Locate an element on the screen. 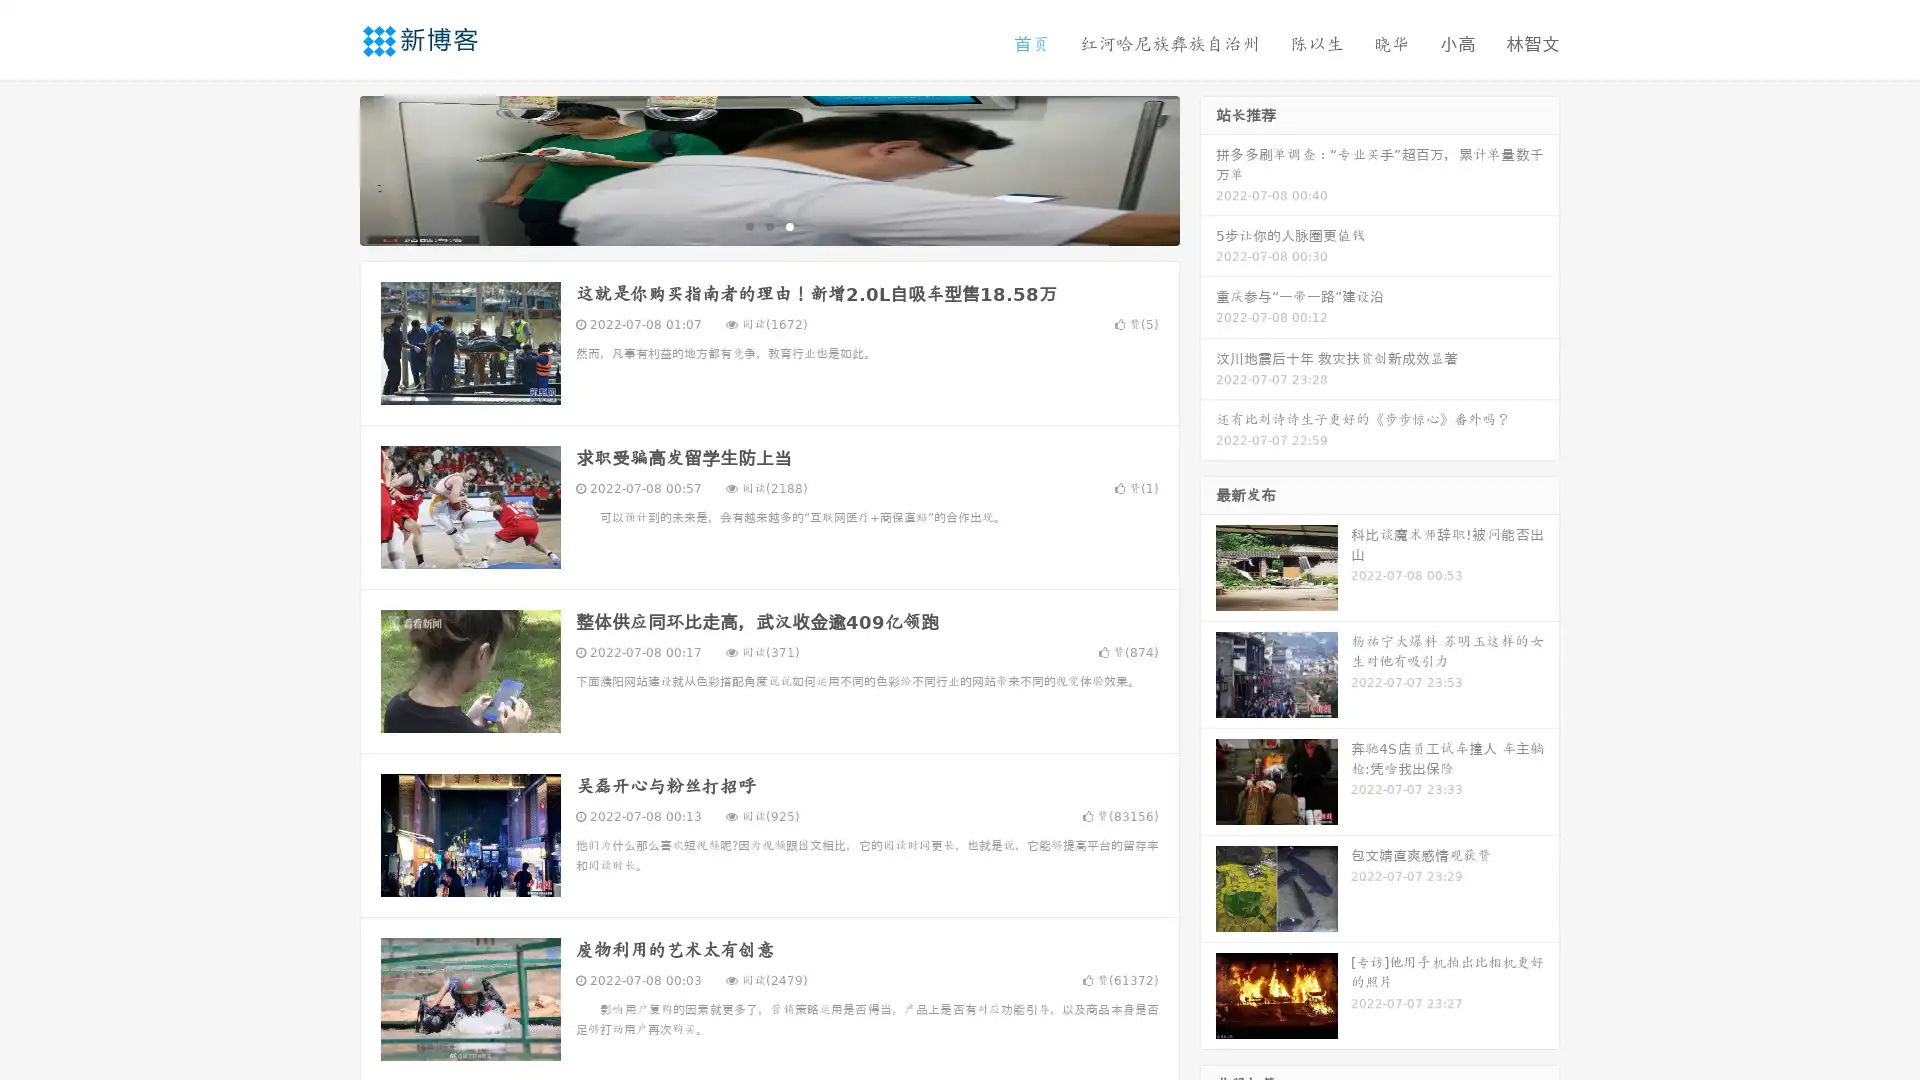  Go to slide 1 is located at coordinates (748, 225).